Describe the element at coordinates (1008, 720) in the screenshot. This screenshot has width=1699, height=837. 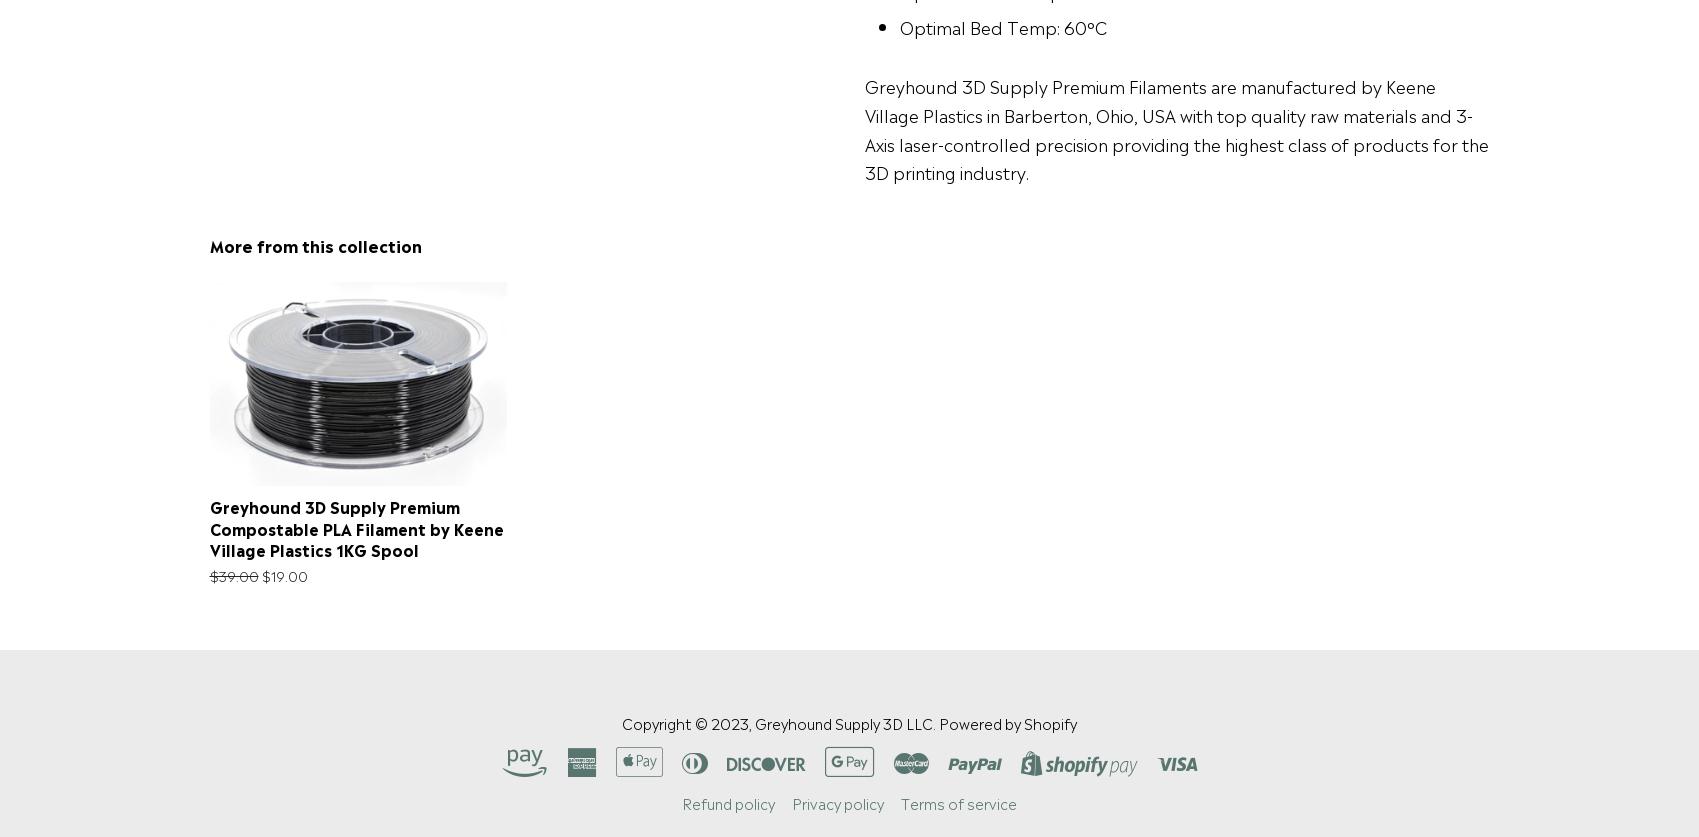
I see `'Powered by Shopify'` at that location.